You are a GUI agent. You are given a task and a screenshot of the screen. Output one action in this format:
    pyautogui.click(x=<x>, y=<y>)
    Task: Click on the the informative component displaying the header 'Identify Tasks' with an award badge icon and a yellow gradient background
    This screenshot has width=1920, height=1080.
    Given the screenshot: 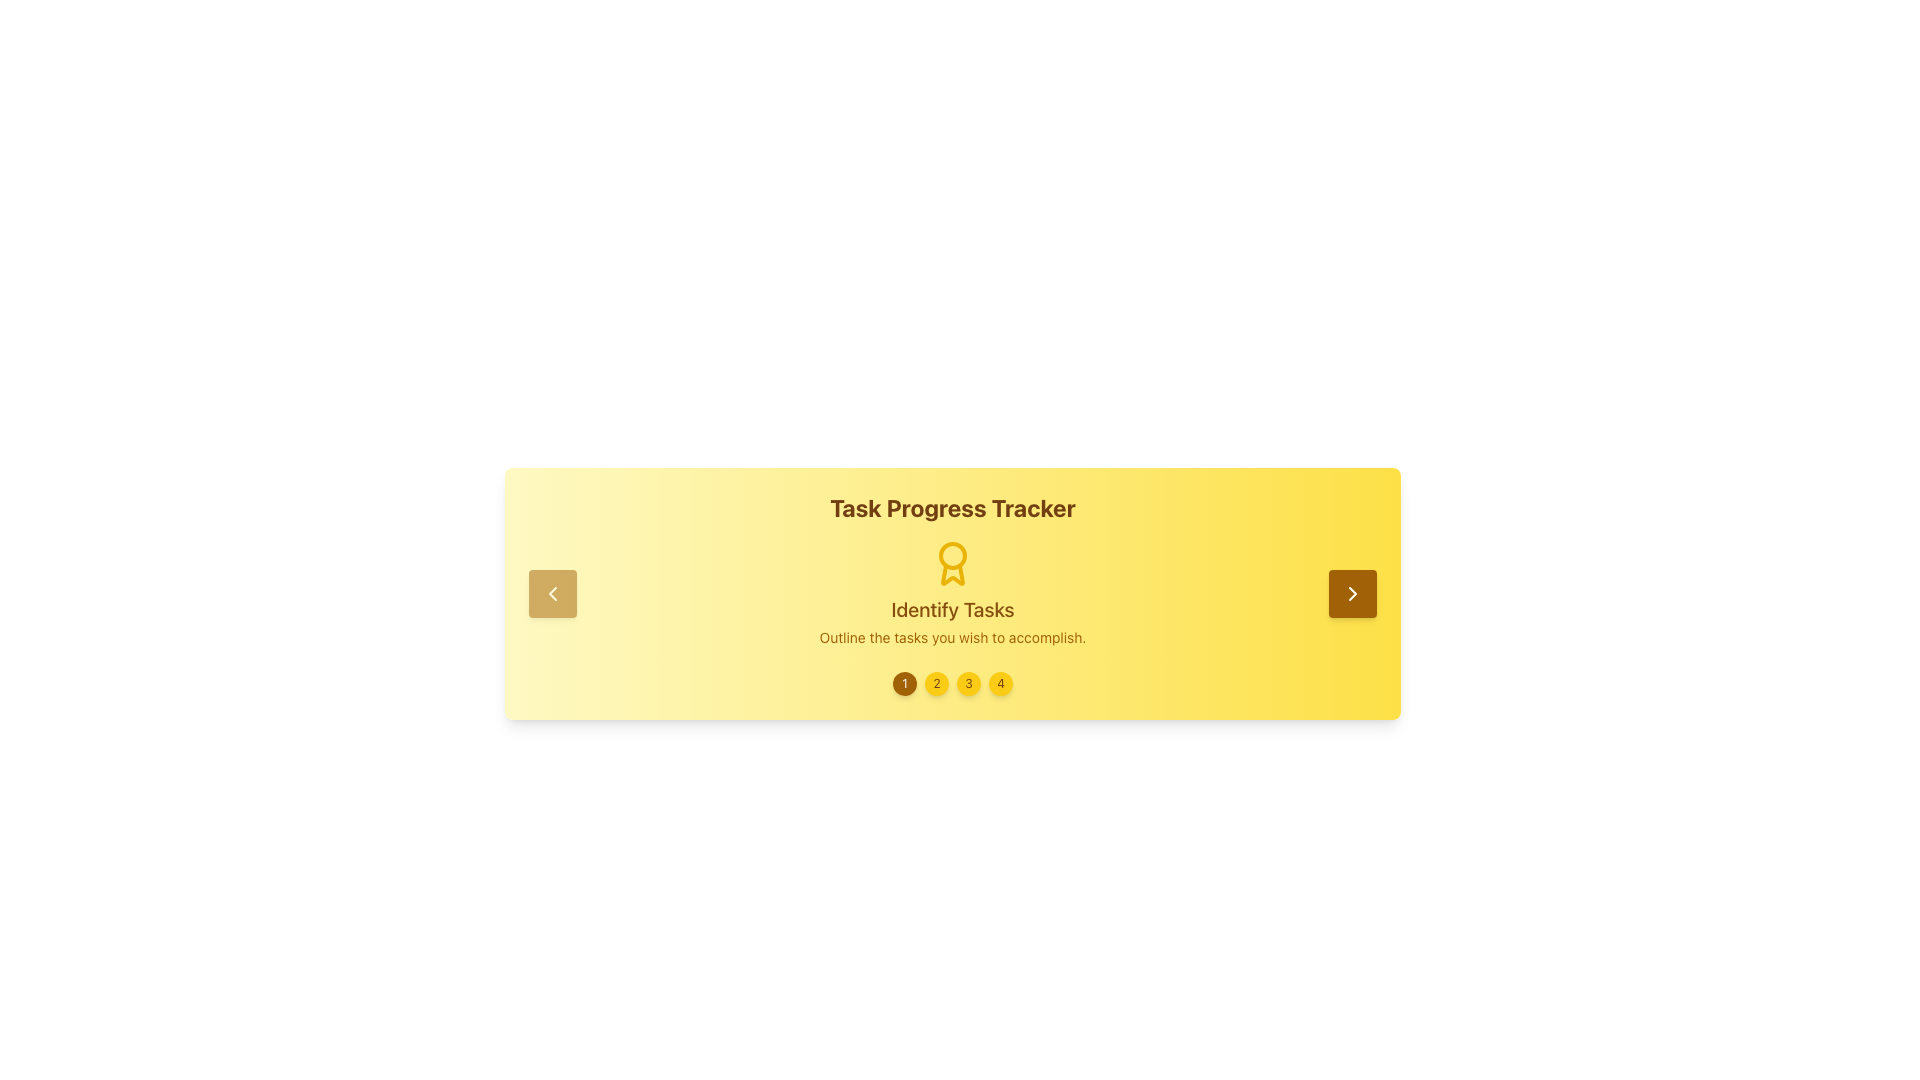 What is the action you would take?
    pyautogui.click(x=952, y=593)
    